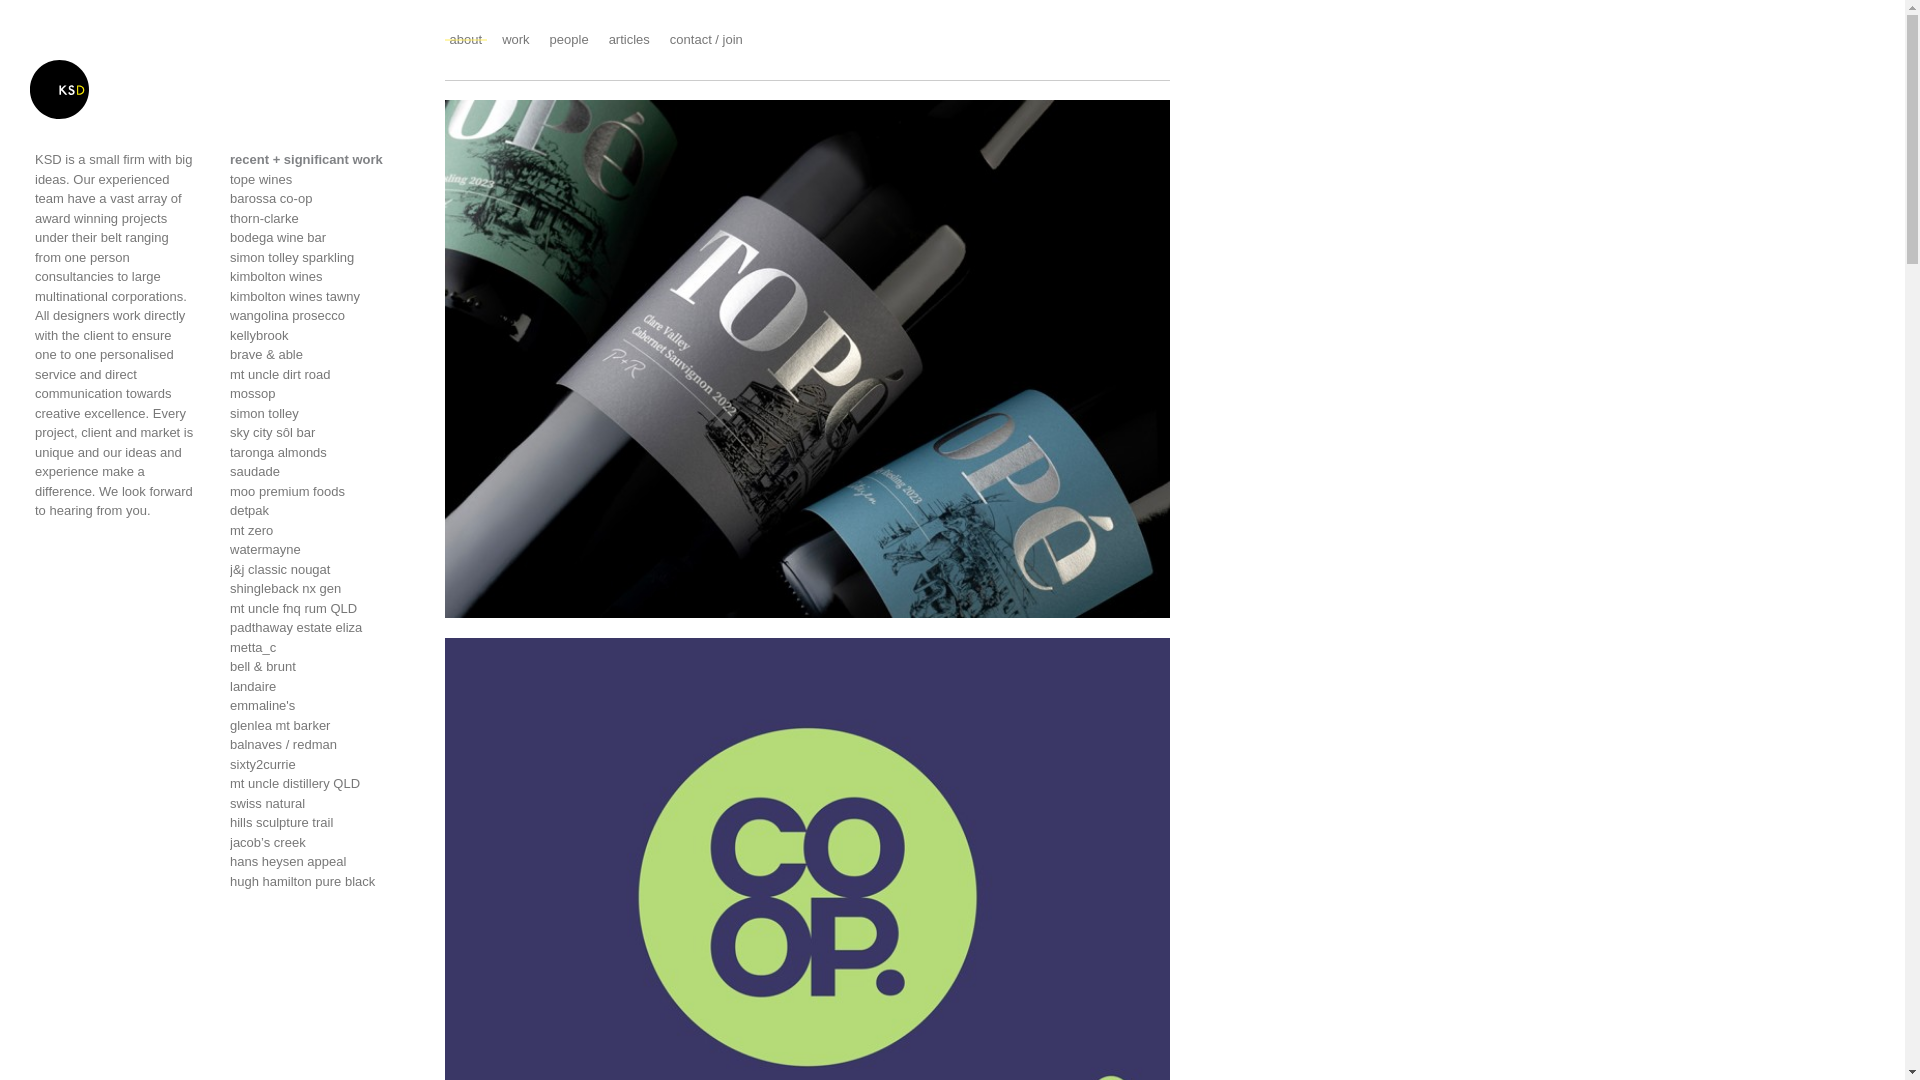 This screenshot has height=1080, width=1920. Describe the element at coordinates (320, 550) in the screenshot. I see `'watermayne'` at that location.